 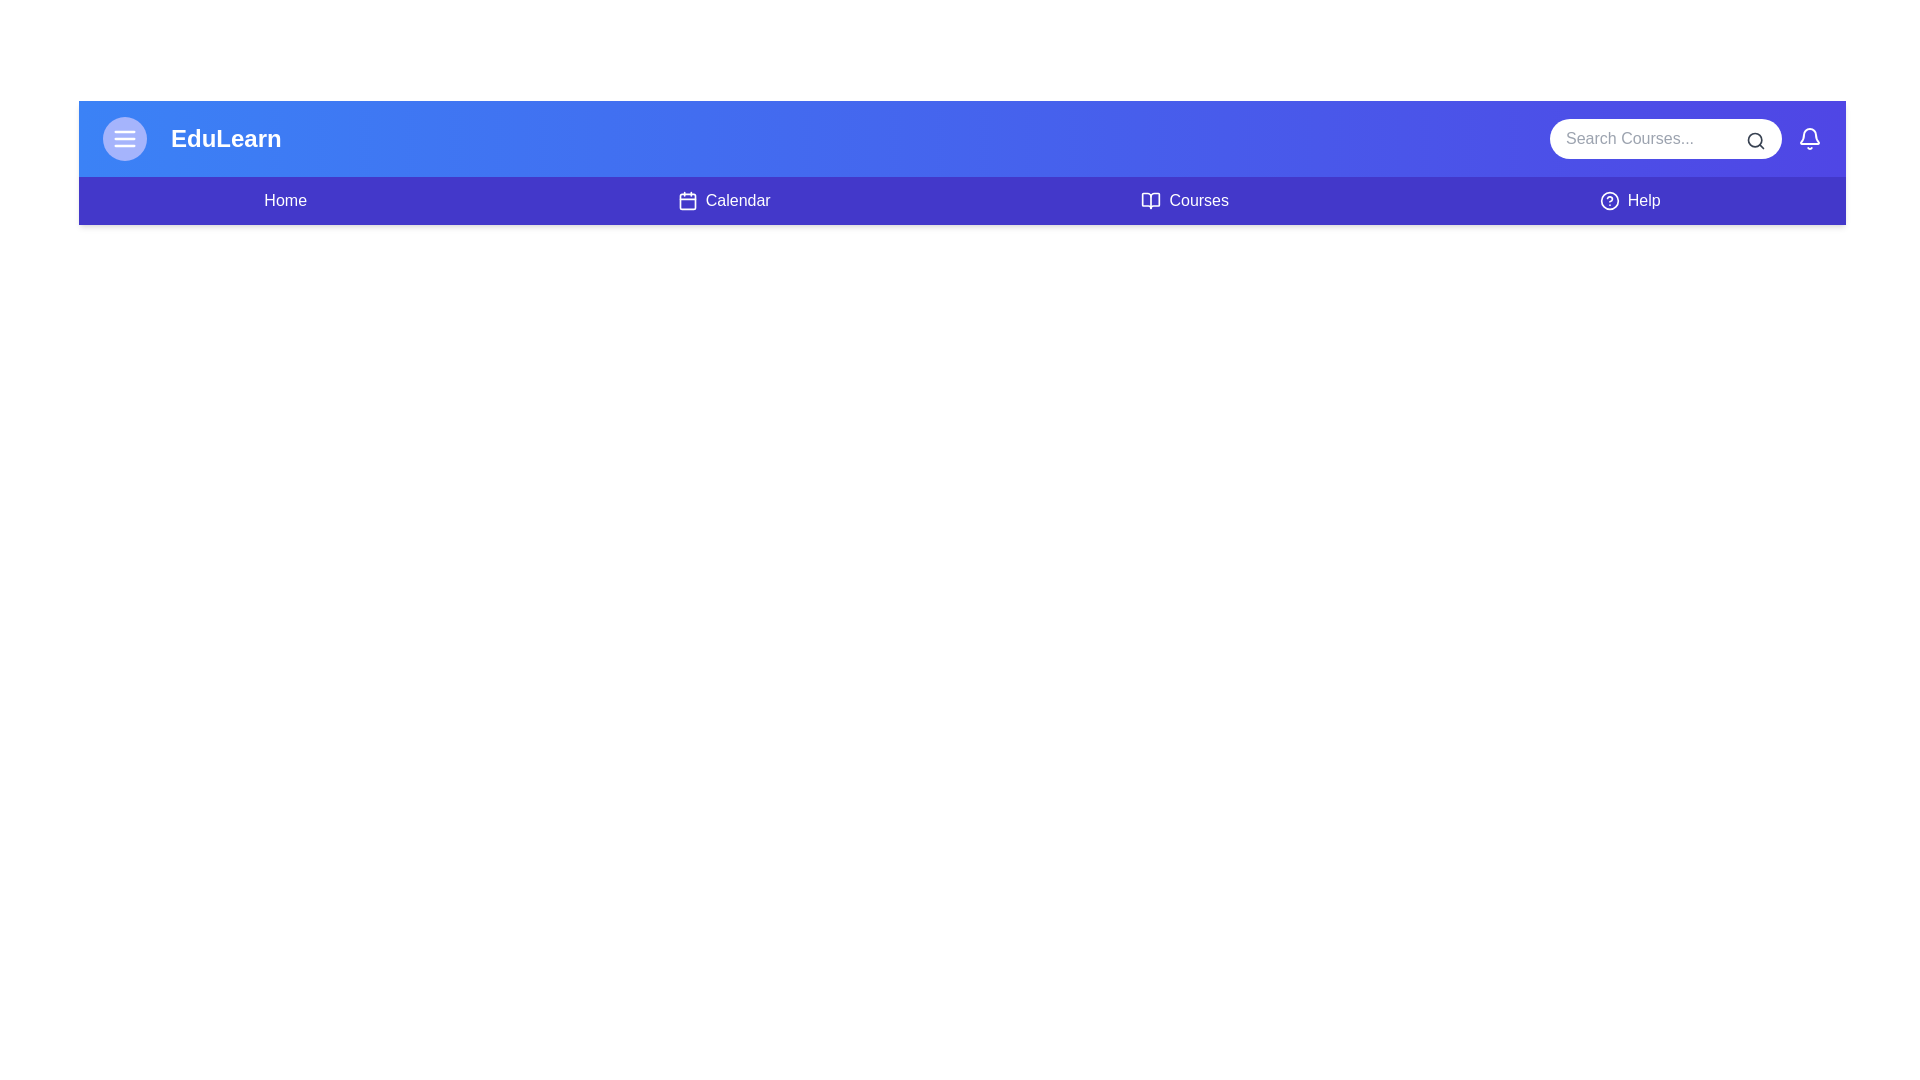 What do you see at coordinates (723, 200) in the screenshot?
I see `the navigation link for Calendar to navigate to the corresponding section` at bounding box center [723, 200].